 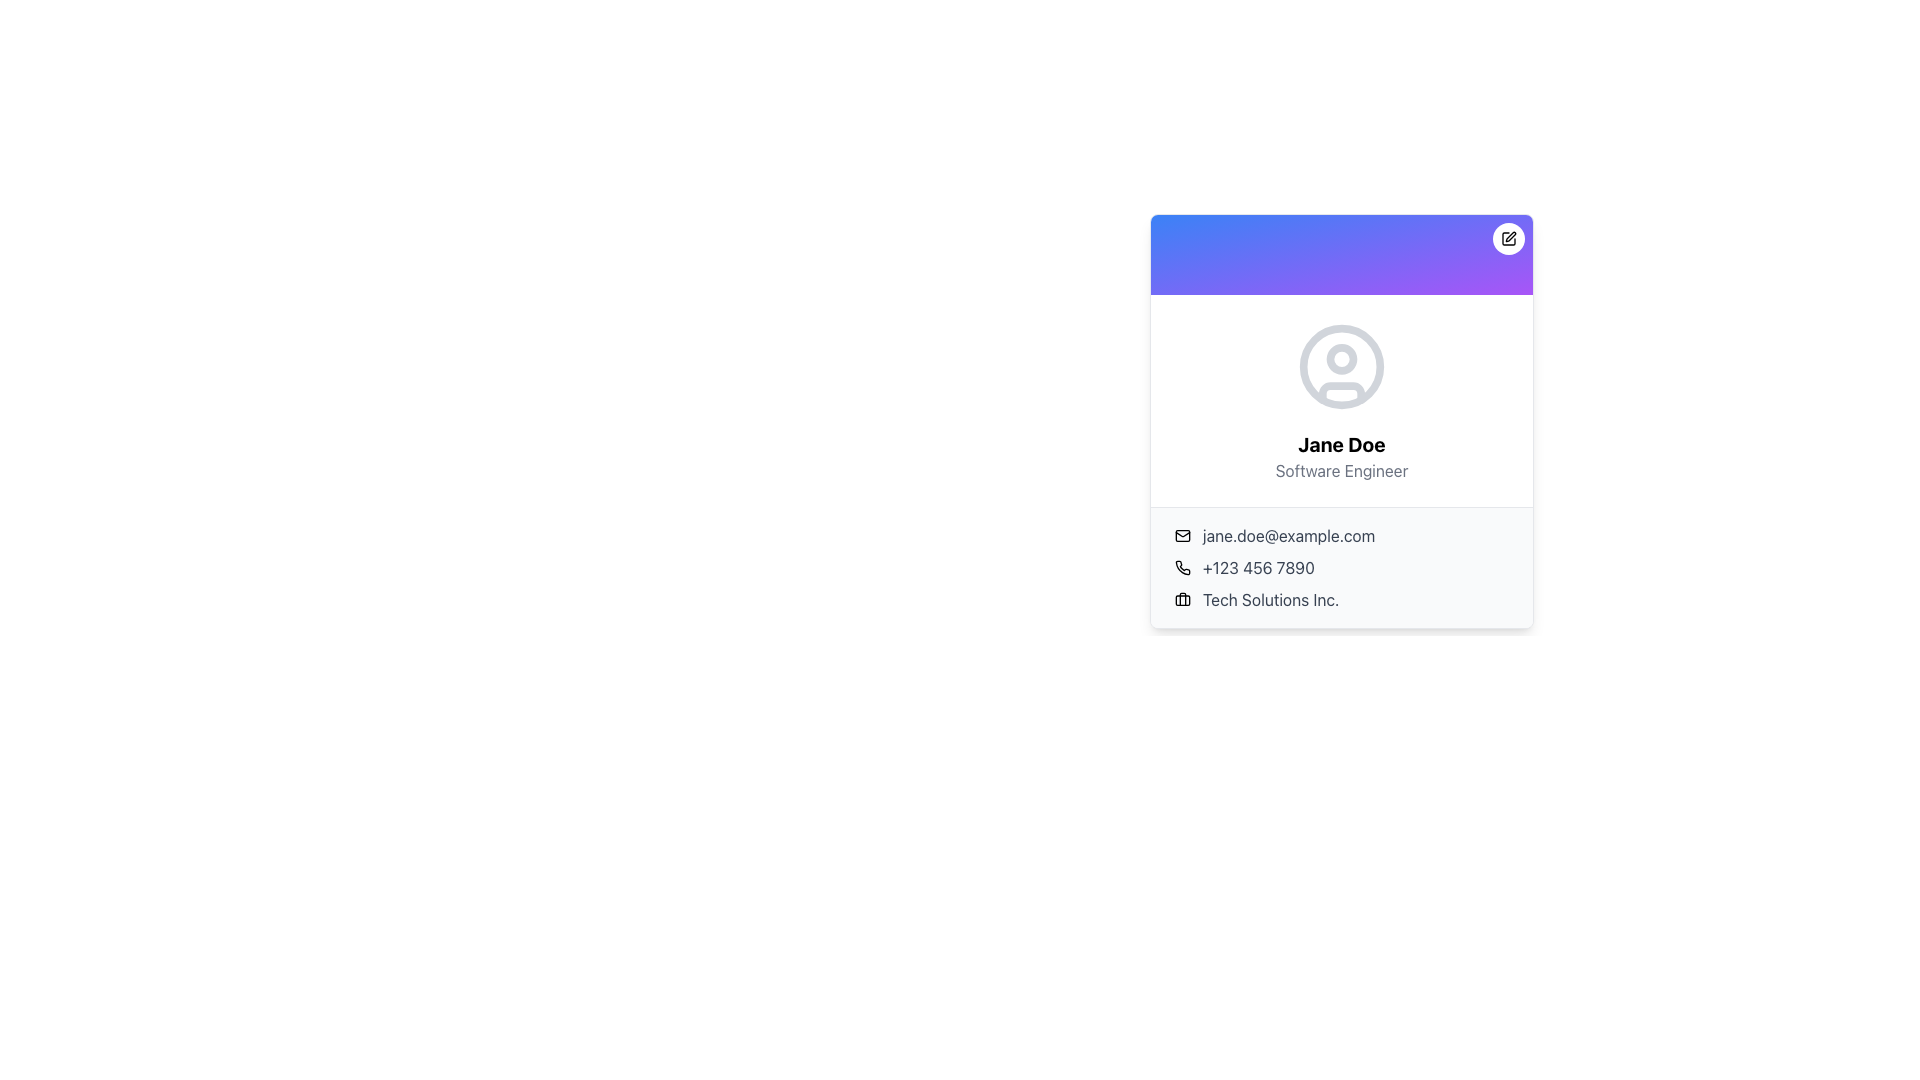 I want to click on the rounded button in the top-right corner of the profile card header that has a pen icon, so click(x=1508, y=238).